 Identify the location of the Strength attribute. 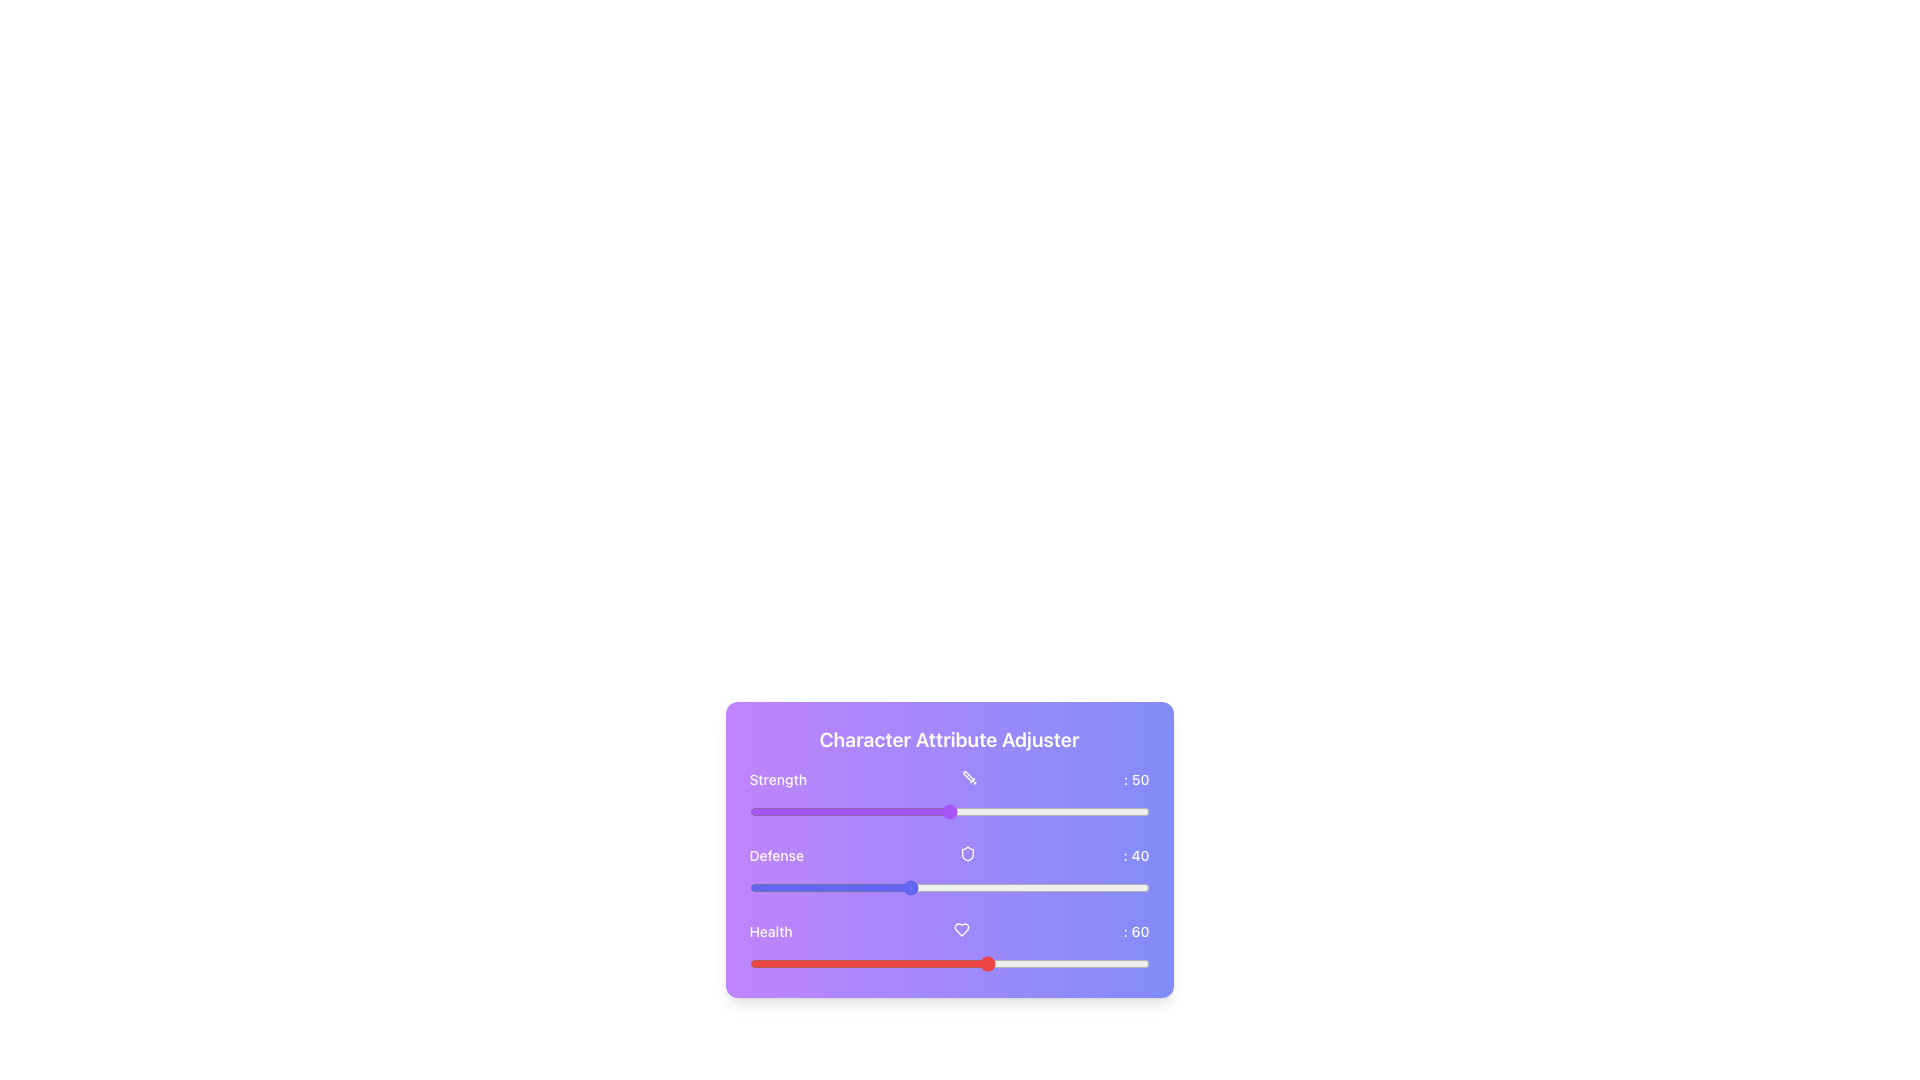
(809, 812).